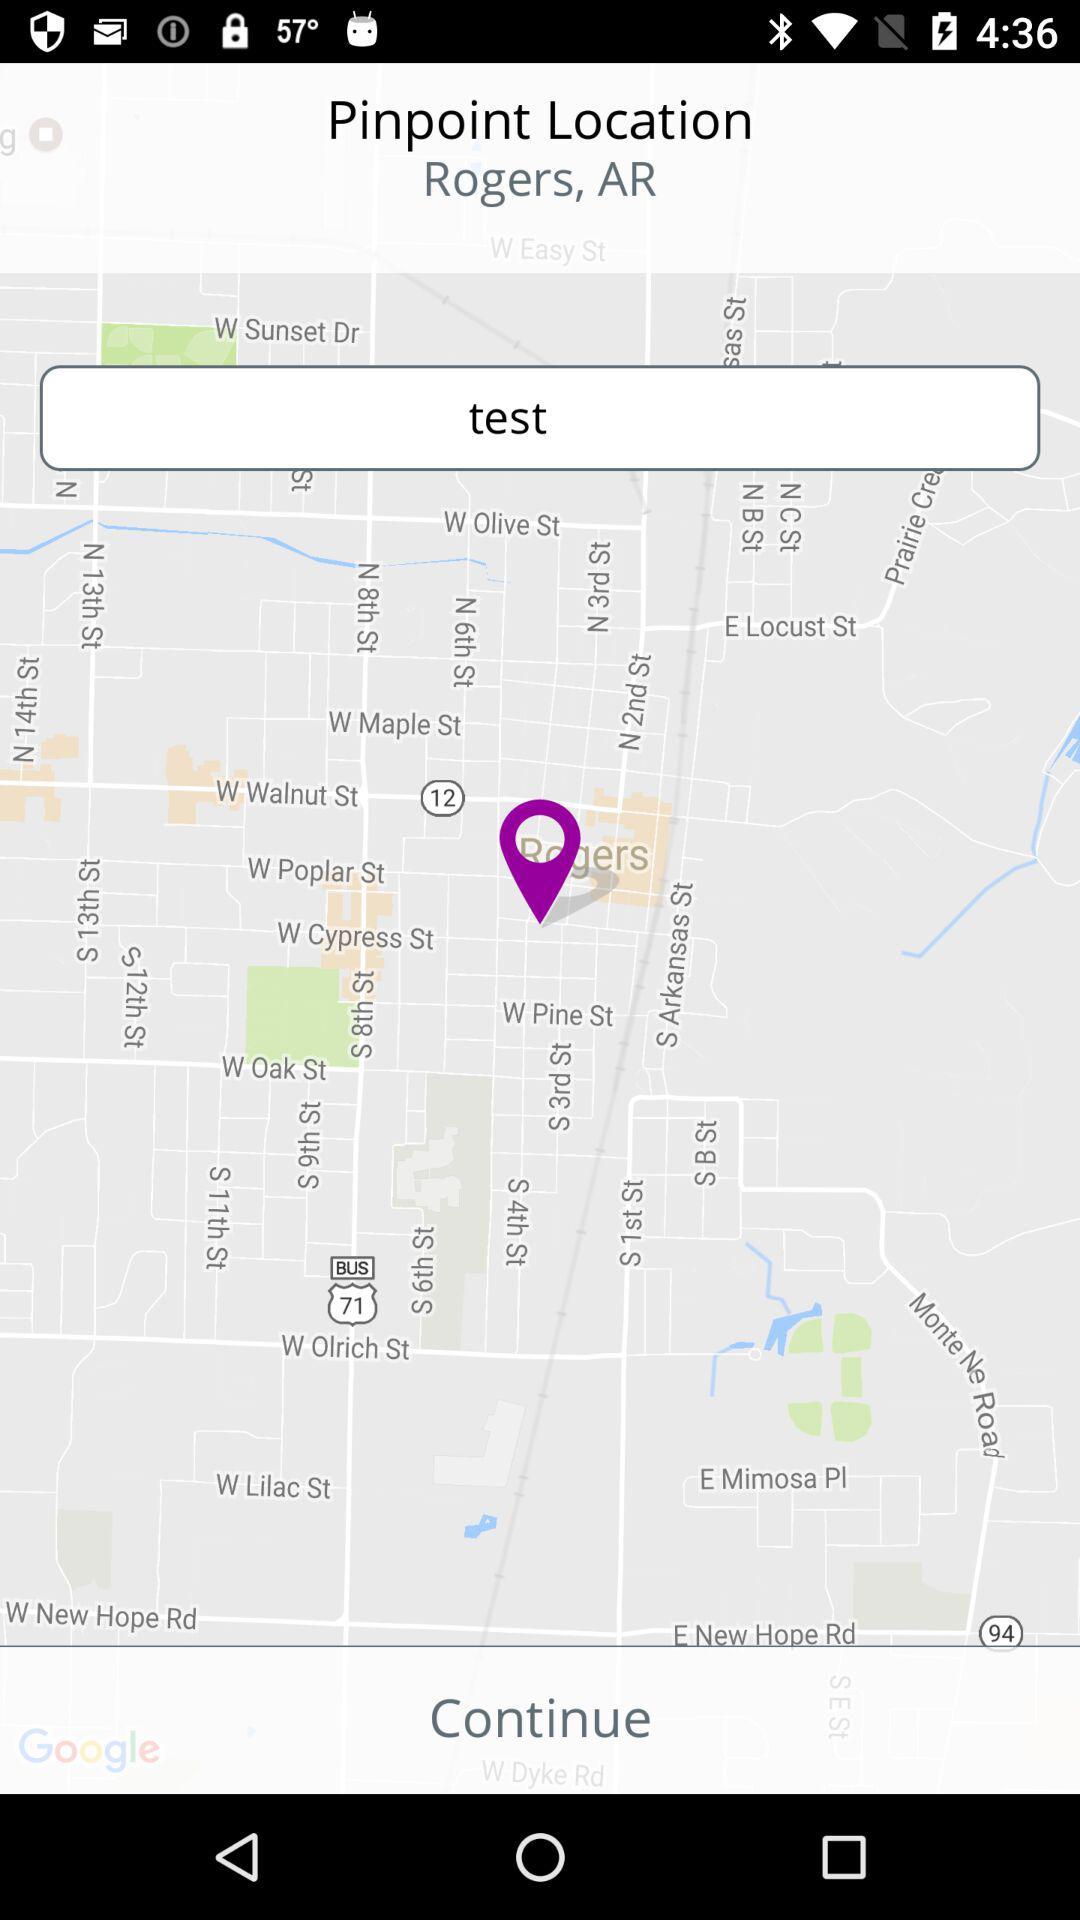  Describe the element at coordinates (540, 417) in the screenshot. I see `item above get more accurate` at that location.